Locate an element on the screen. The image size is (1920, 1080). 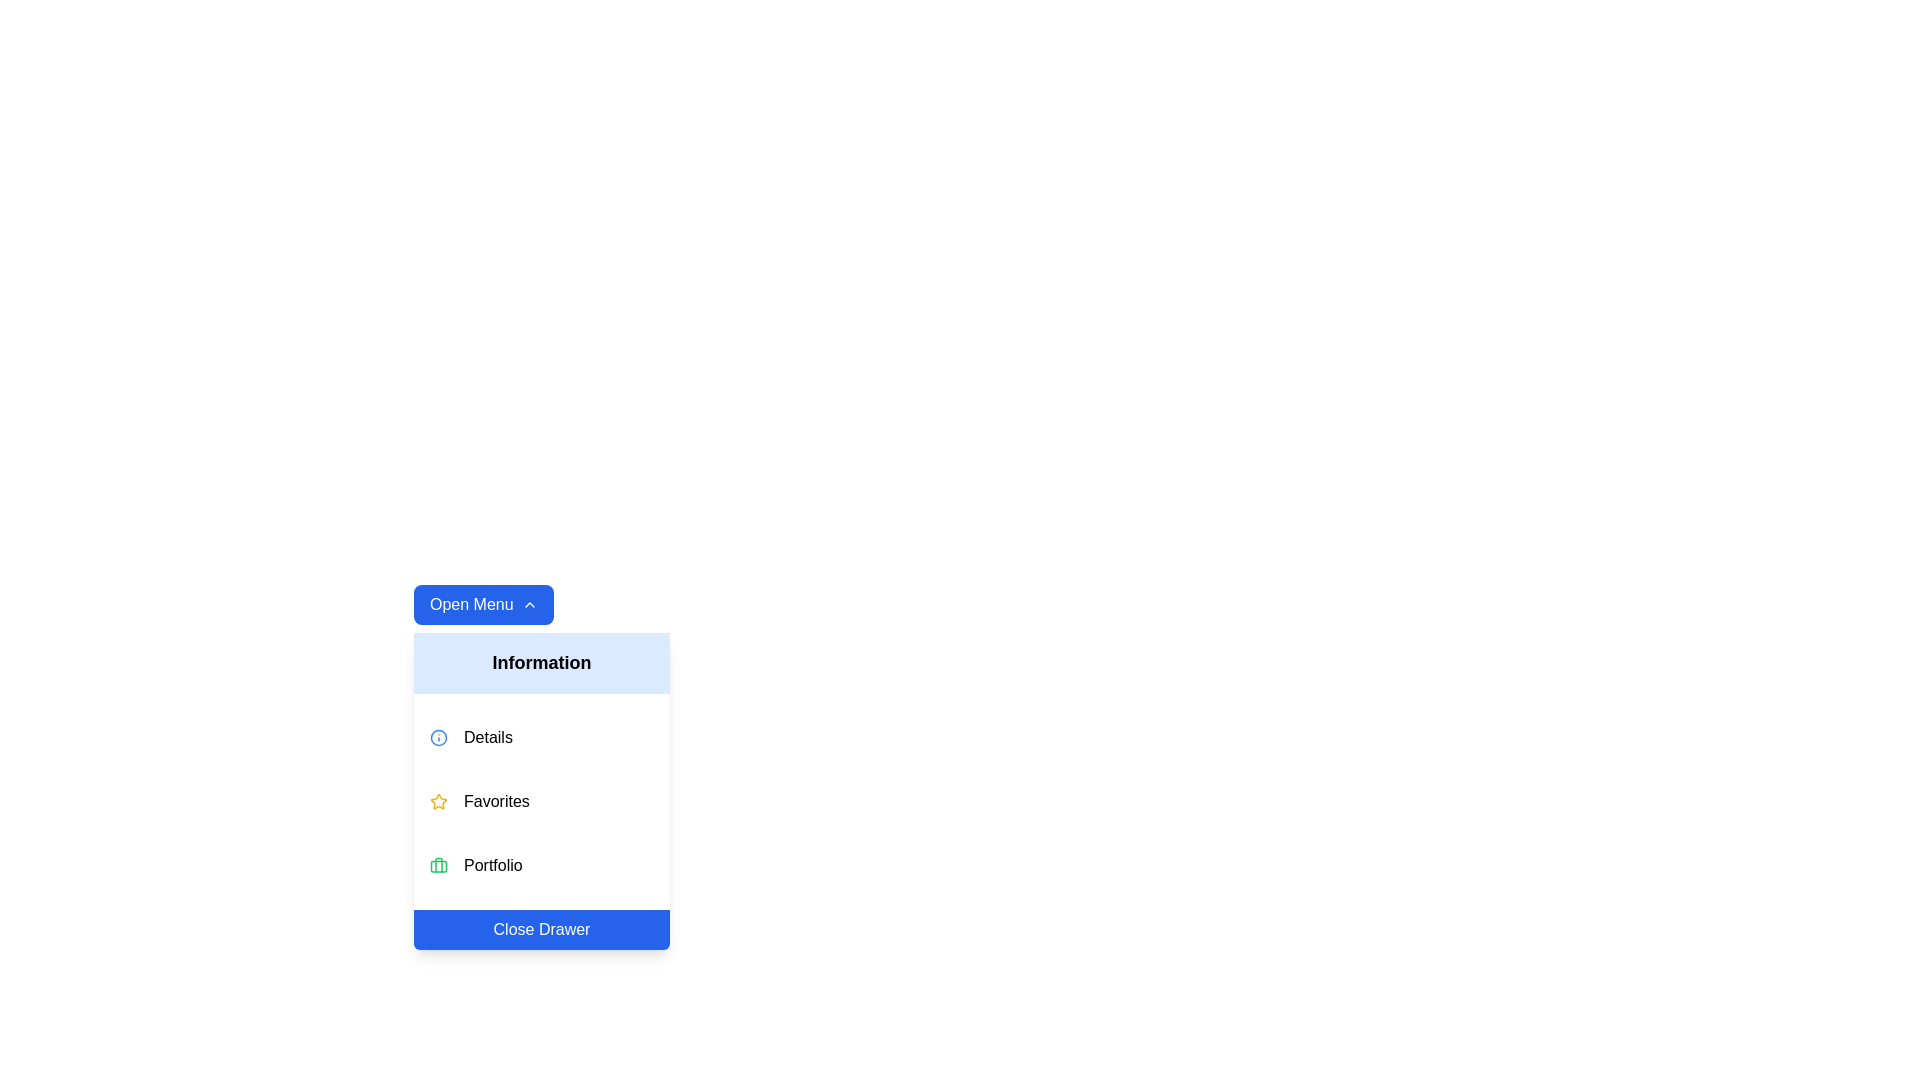
the star-shaped yellow icon associated with the 'Favorites' label in the dropdown menu is located at coordinates (437, 801).